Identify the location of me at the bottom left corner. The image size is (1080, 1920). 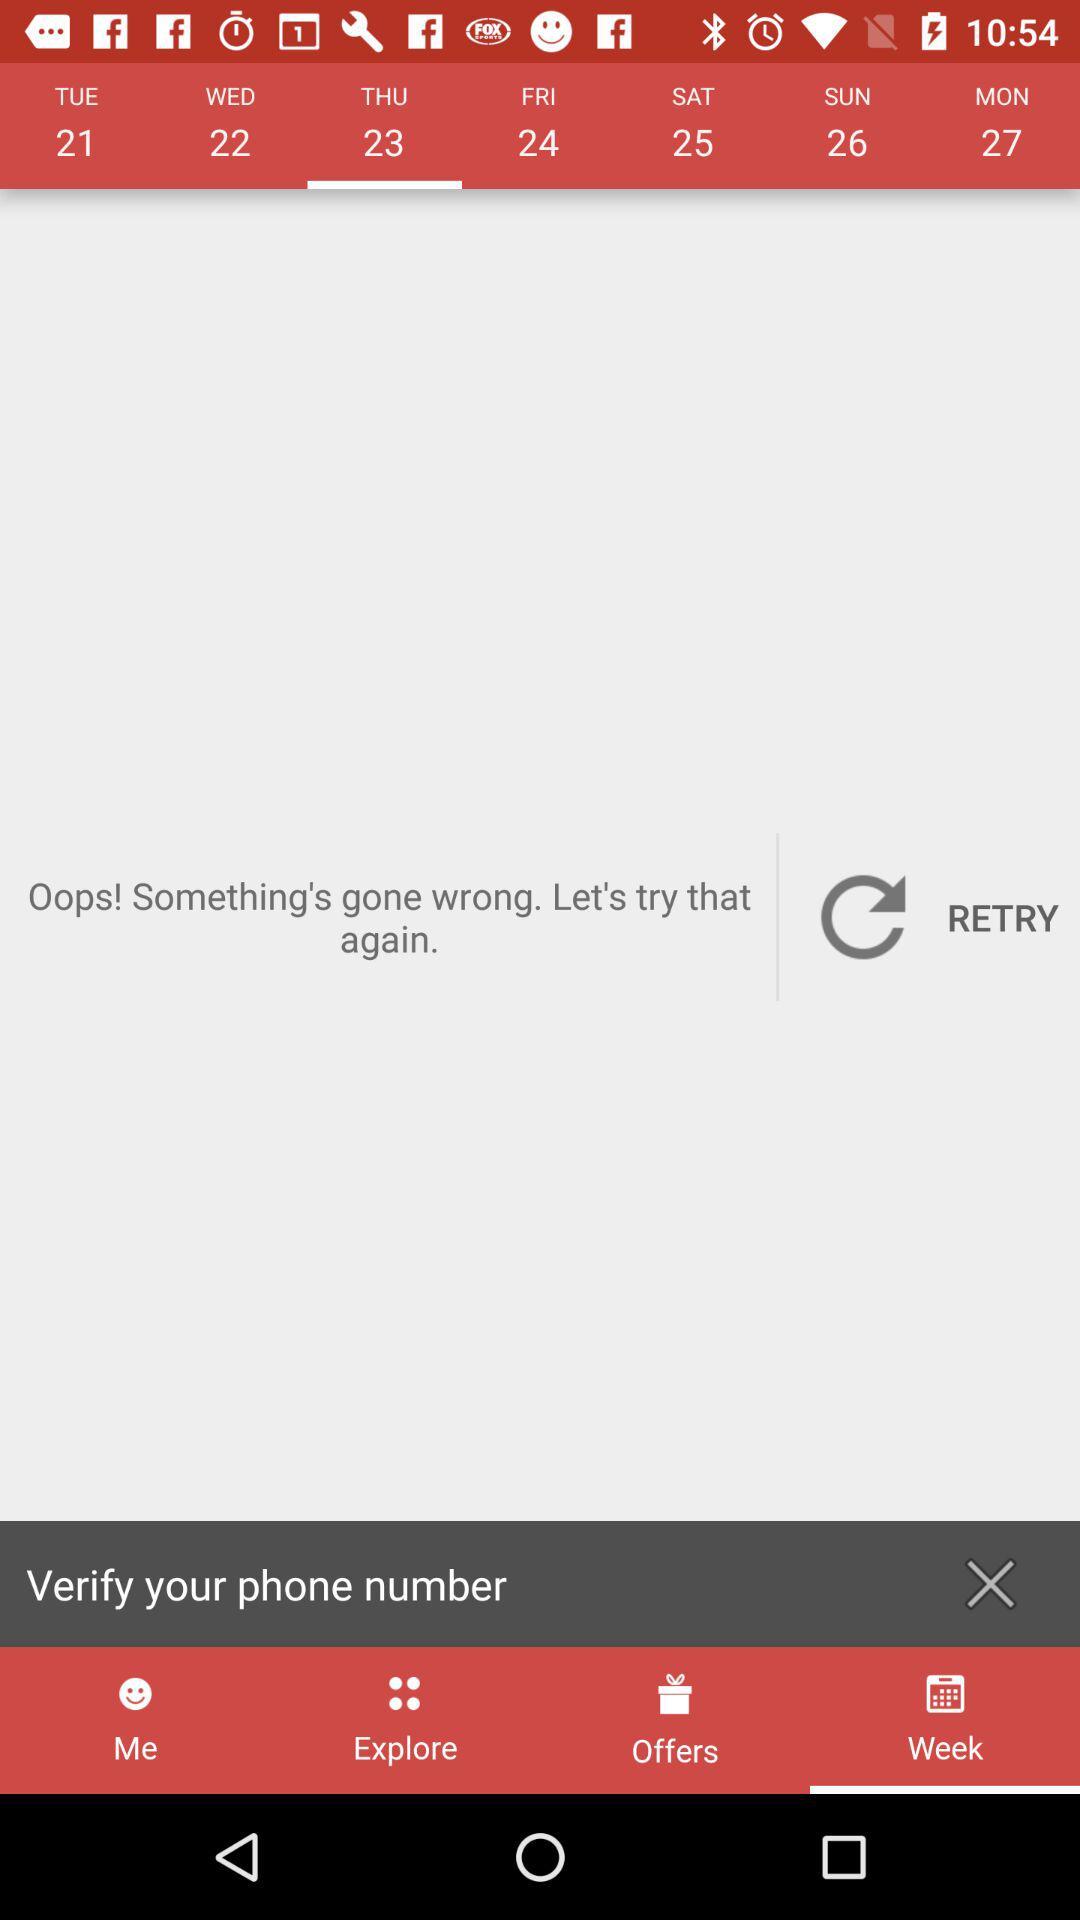
(135, 1719).